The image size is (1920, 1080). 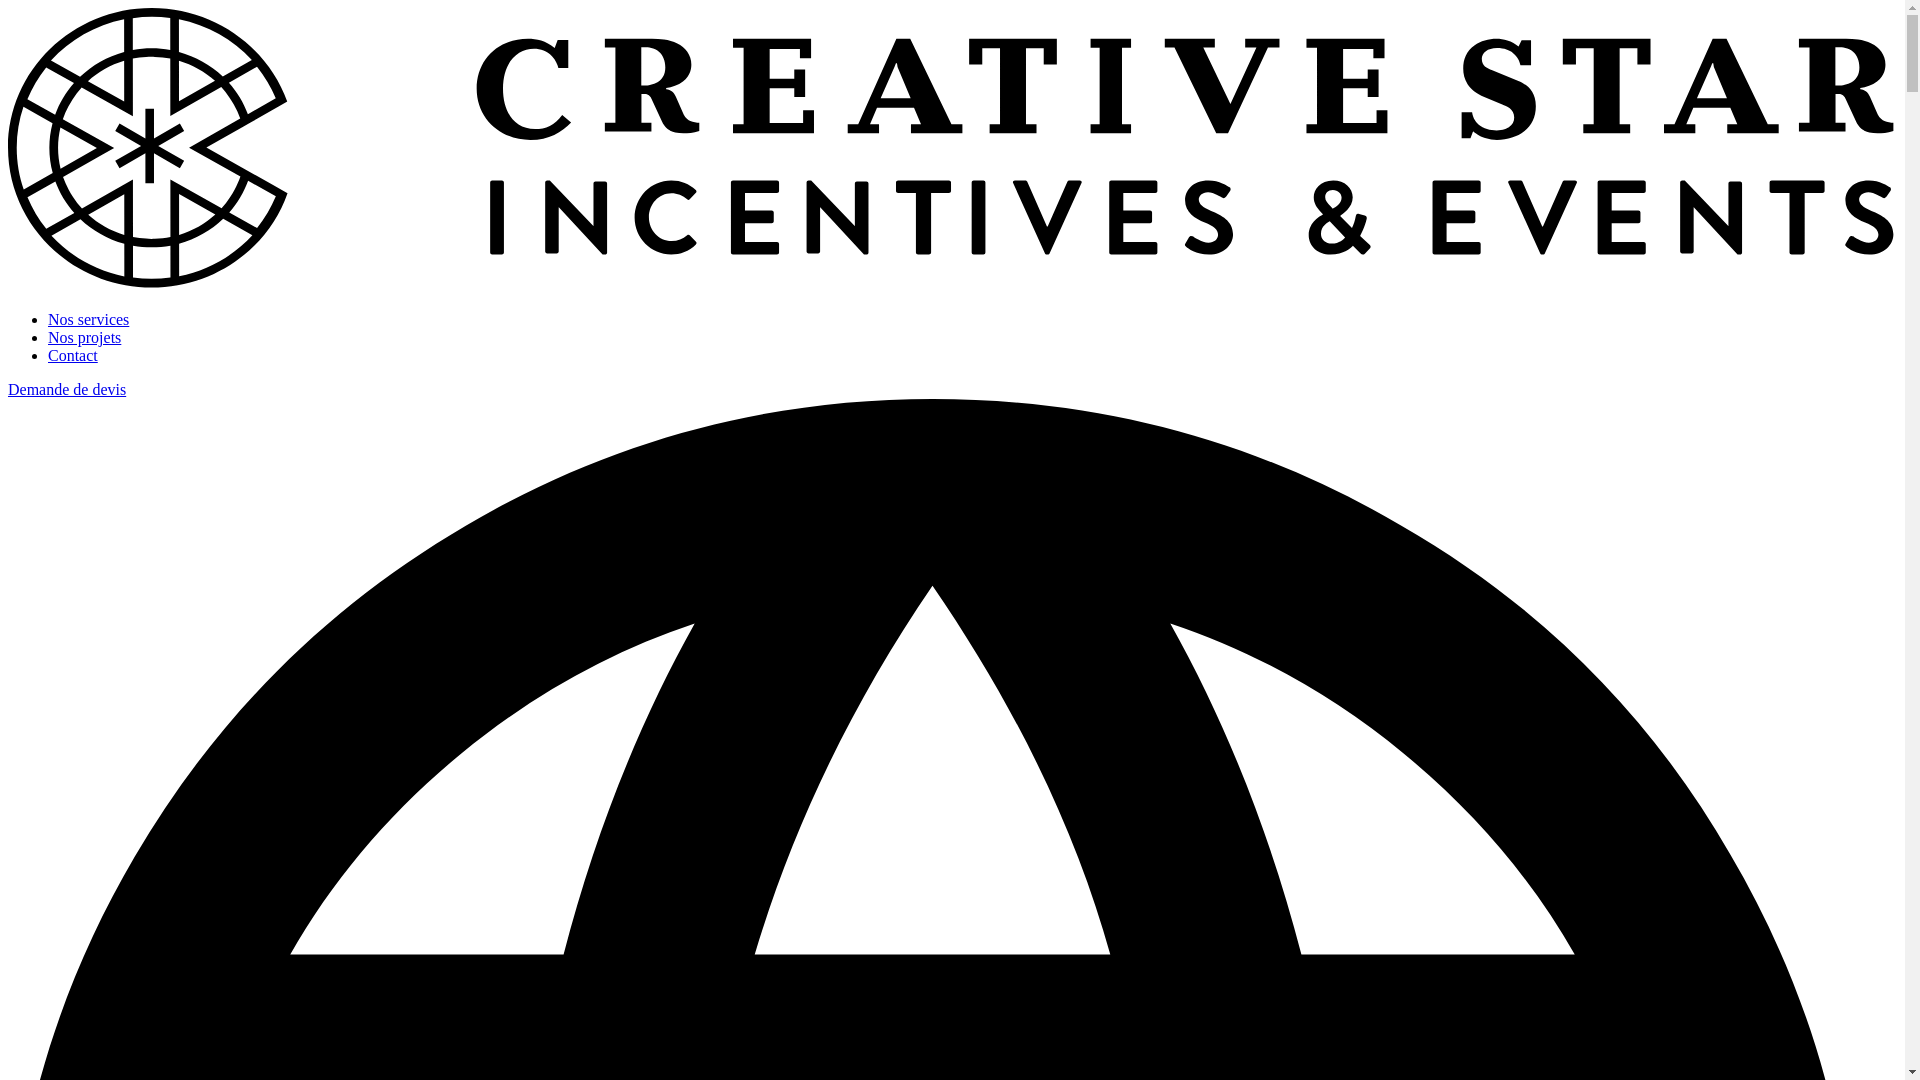 I want to click on 'Demande de devis', so click(x=67, y=389).